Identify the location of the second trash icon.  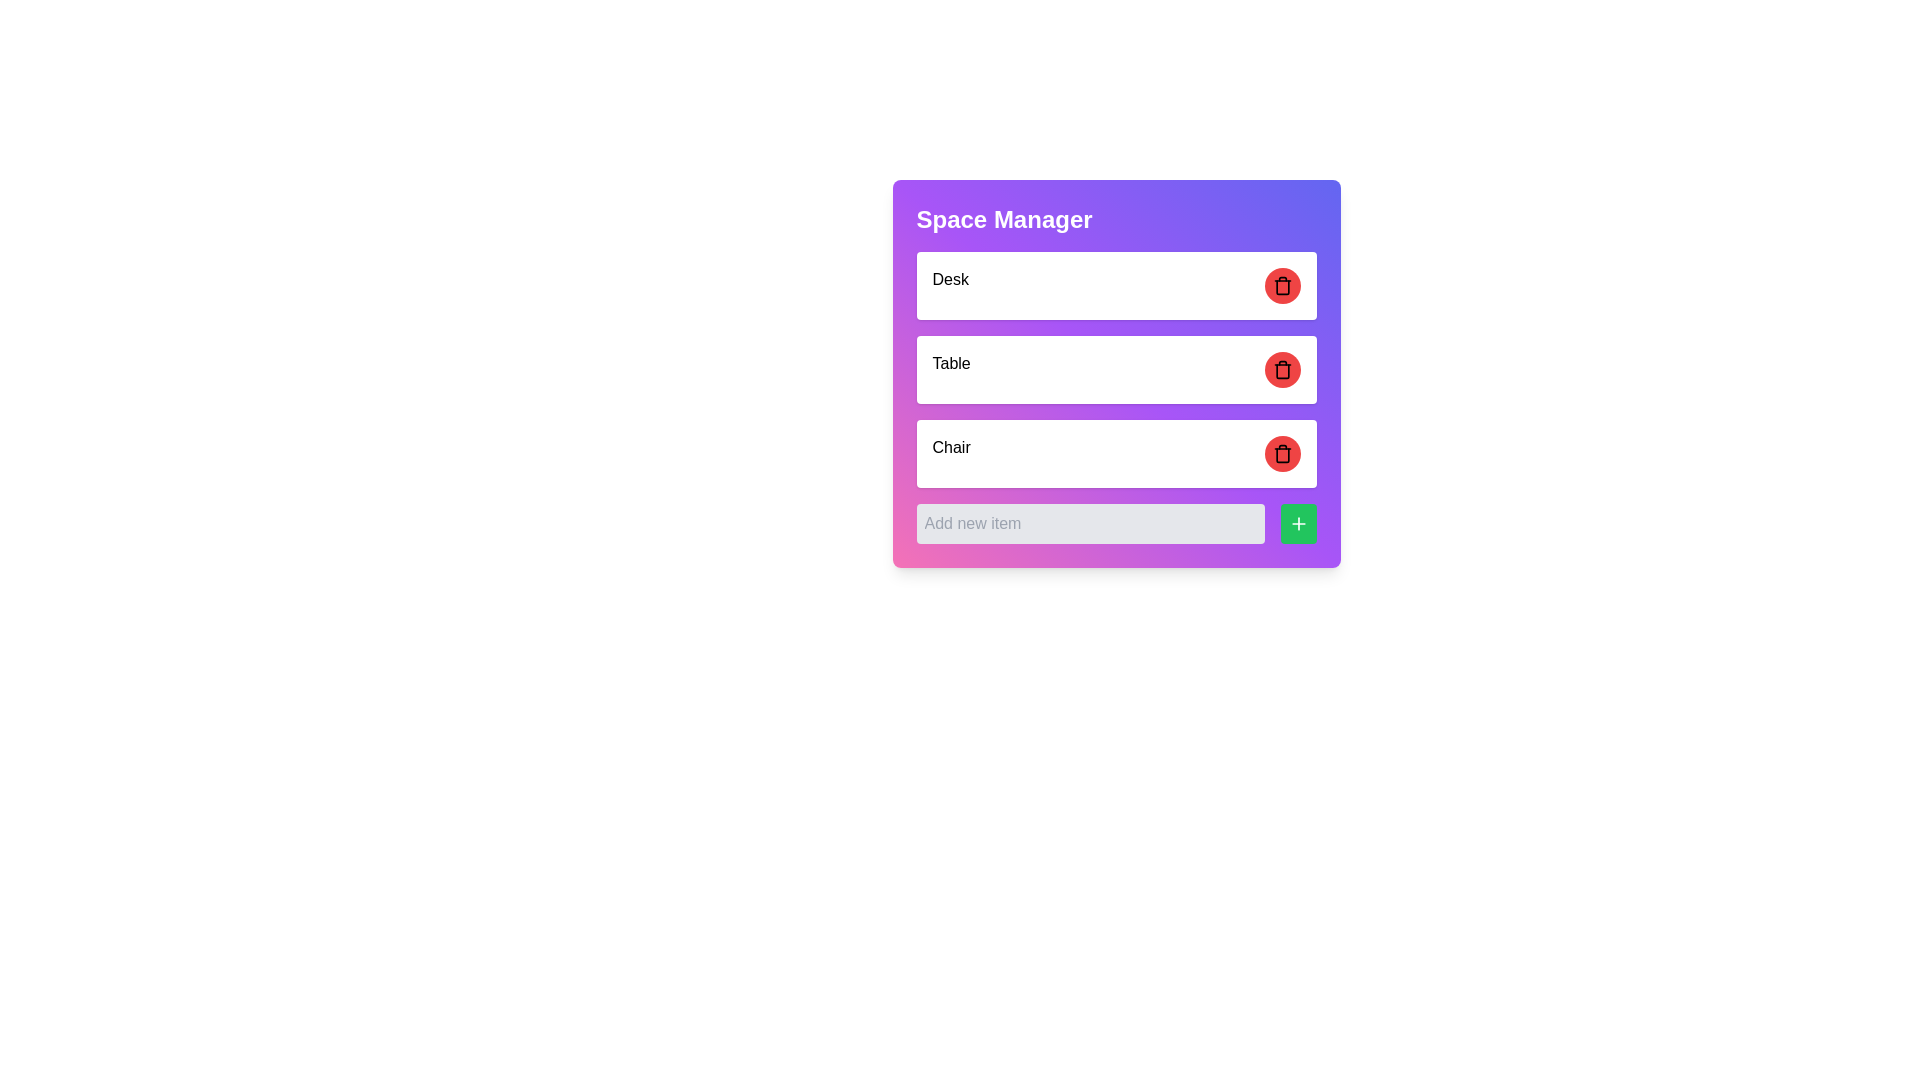
(1282, 370).